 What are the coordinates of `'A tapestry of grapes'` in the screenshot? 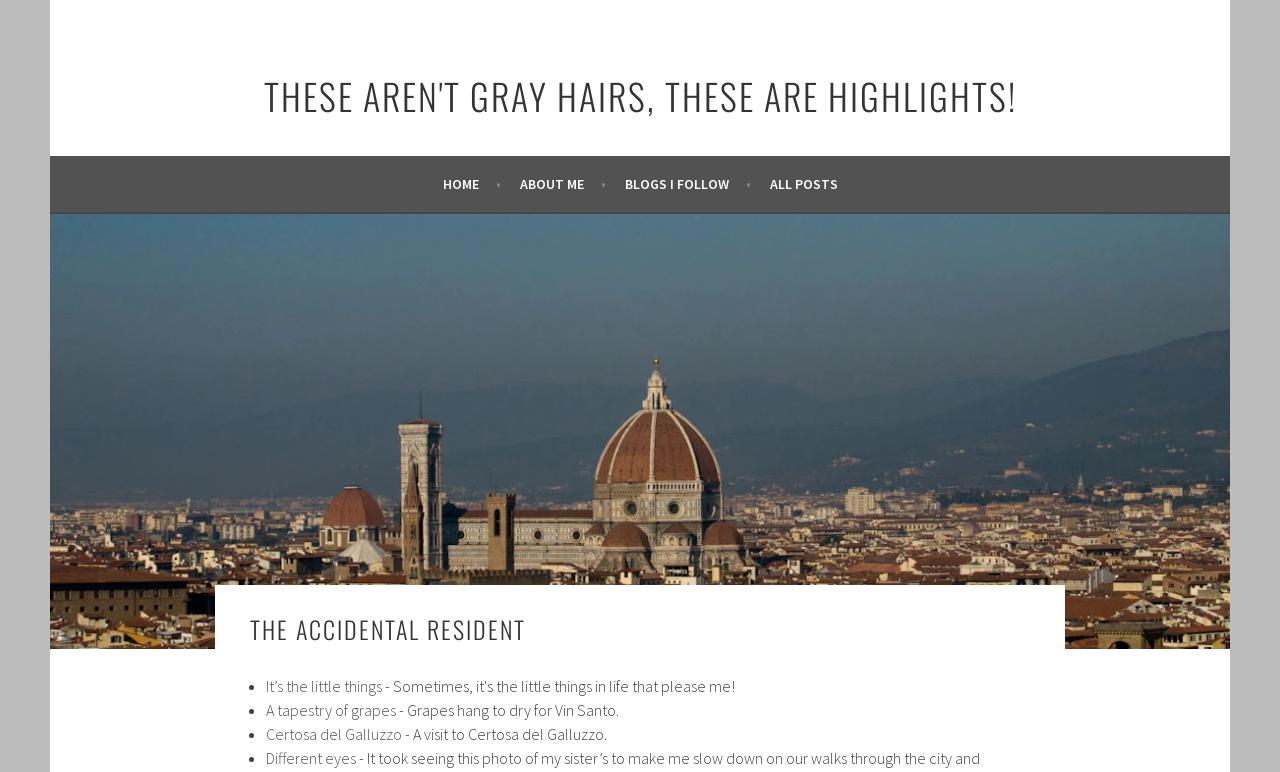 It's located at (331, 709).